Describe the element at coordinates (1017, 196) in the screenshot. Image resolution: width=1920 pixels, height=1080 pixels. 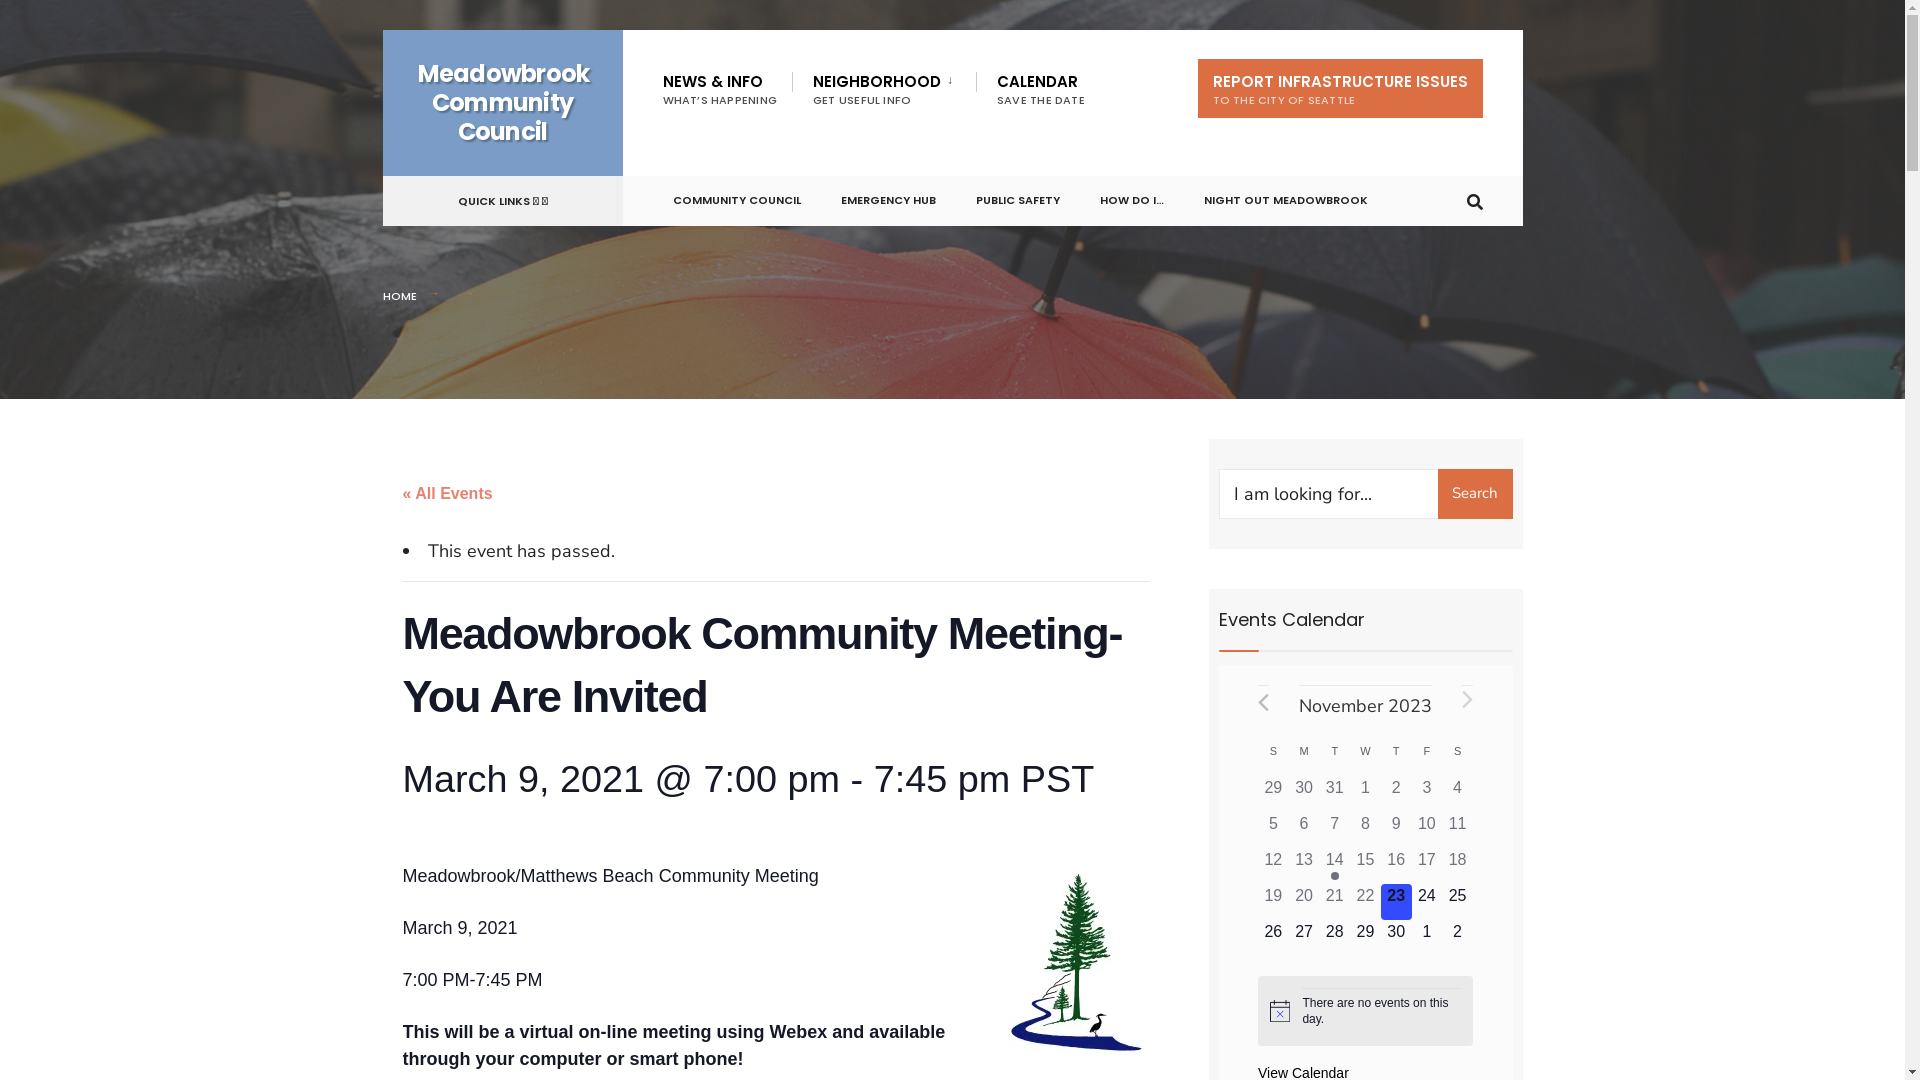
I see `'PUBLIC SAFETY'` at that location.